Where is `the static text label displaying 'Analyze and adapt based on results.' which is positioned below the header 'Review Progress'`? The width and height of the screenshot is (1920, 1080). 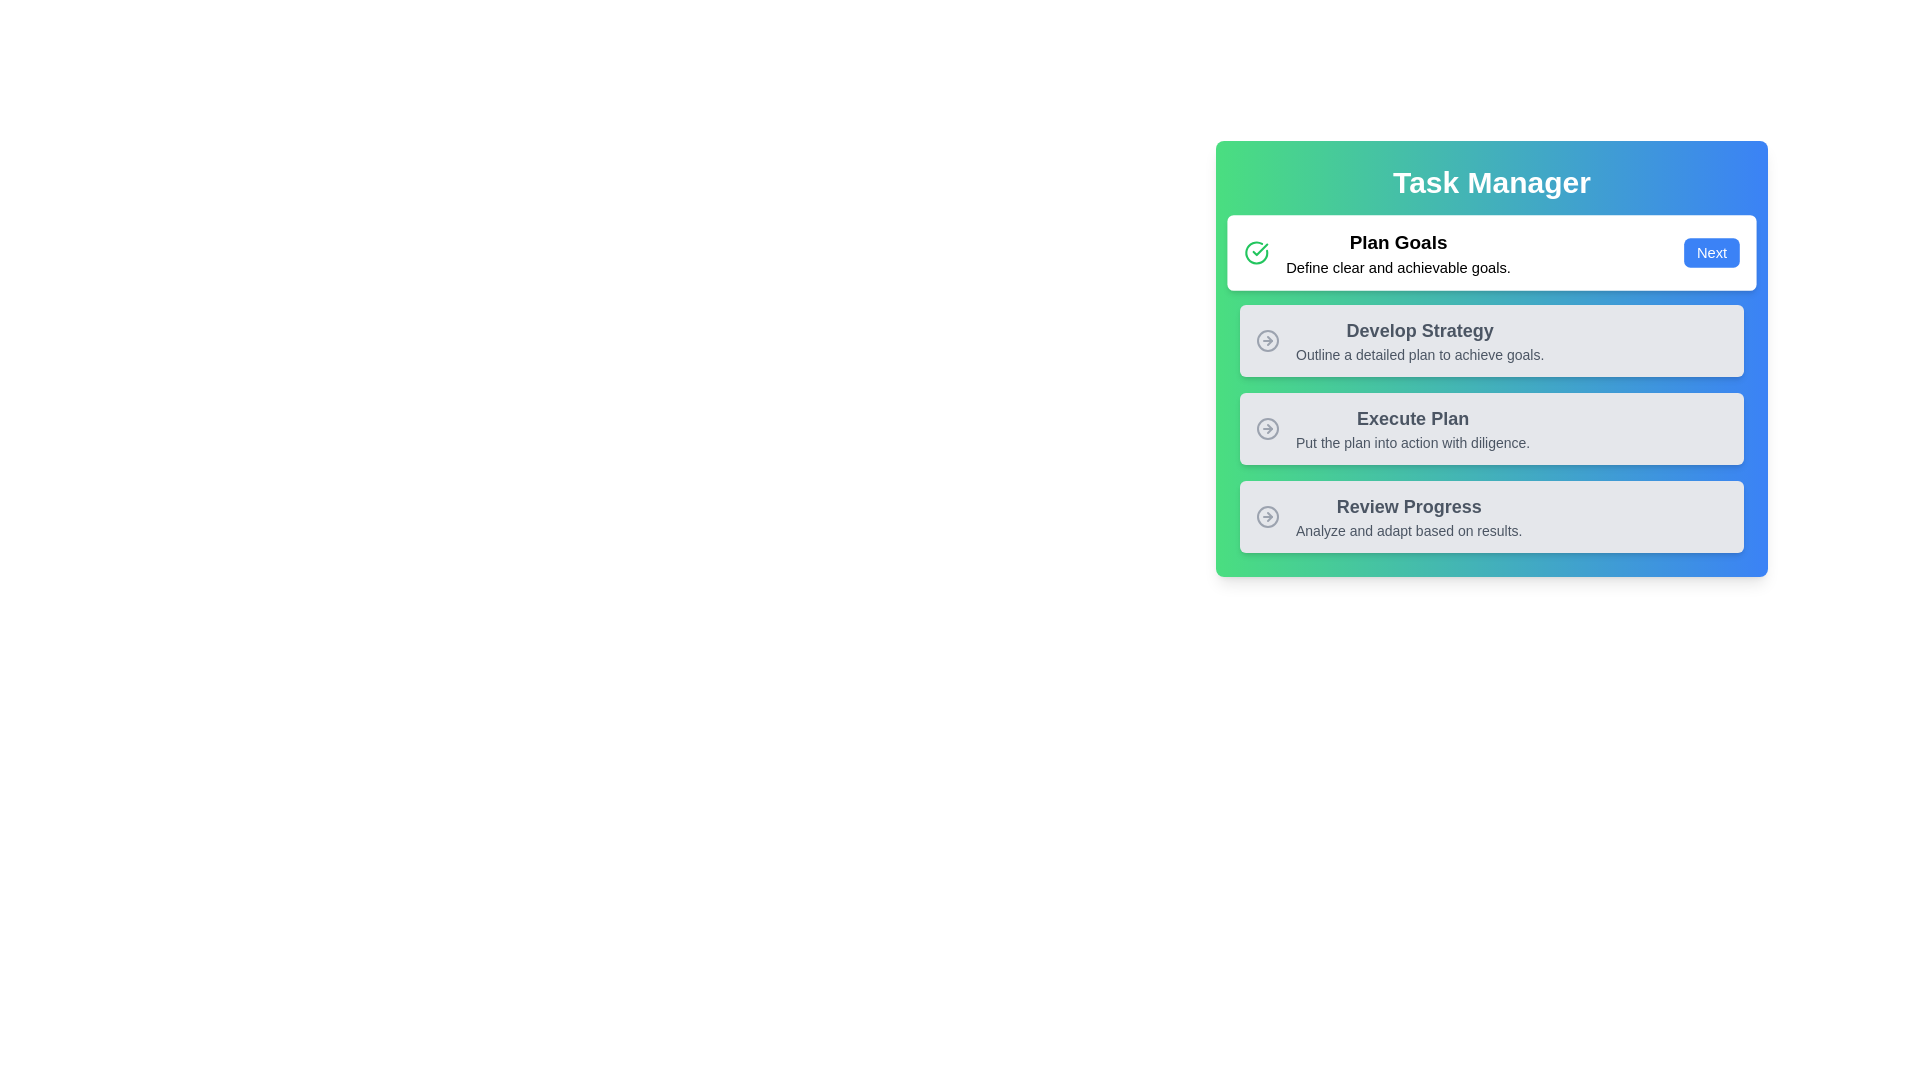 the static text label displaying 'Analyze and adapt based on results.' which is positioned below the header 'Review Progress' is located at coordinates (1408, 530).